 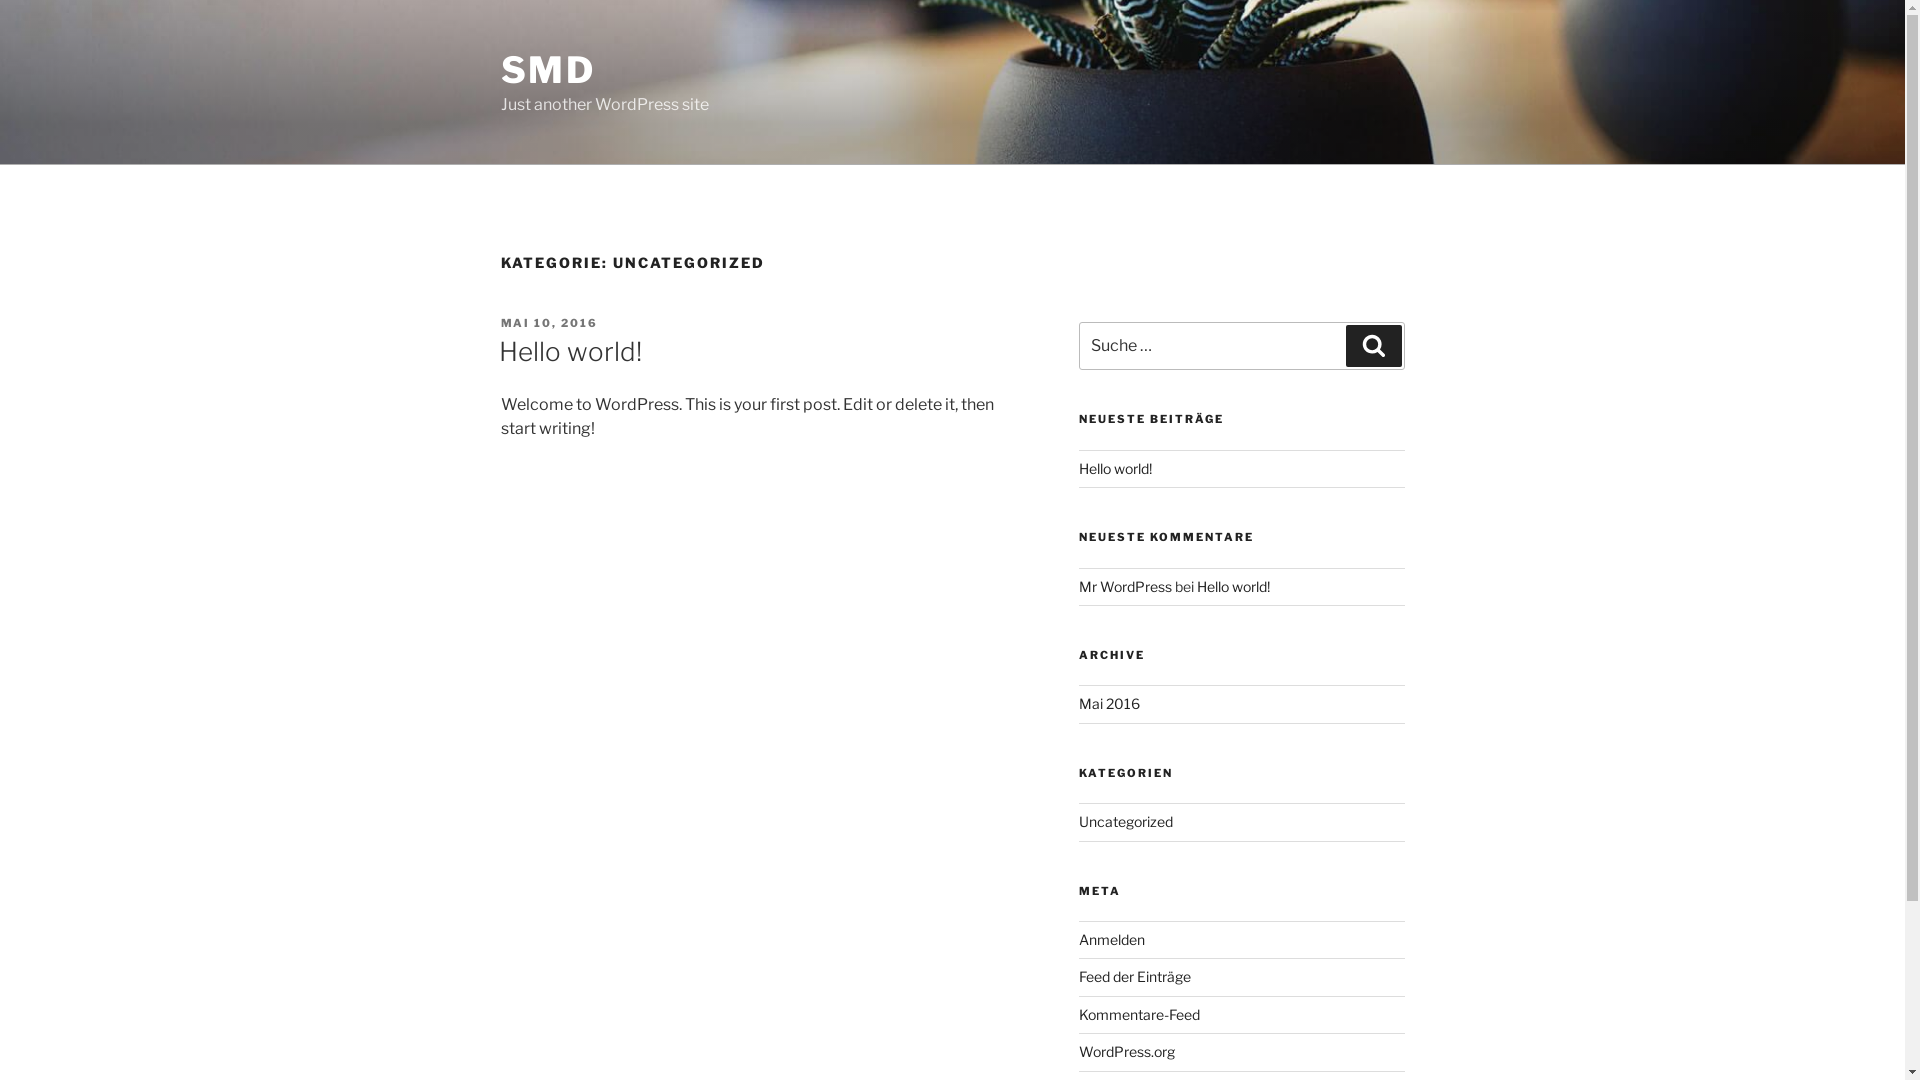 I want to click on 'Mai 2016', so click(x=1108, y=702).